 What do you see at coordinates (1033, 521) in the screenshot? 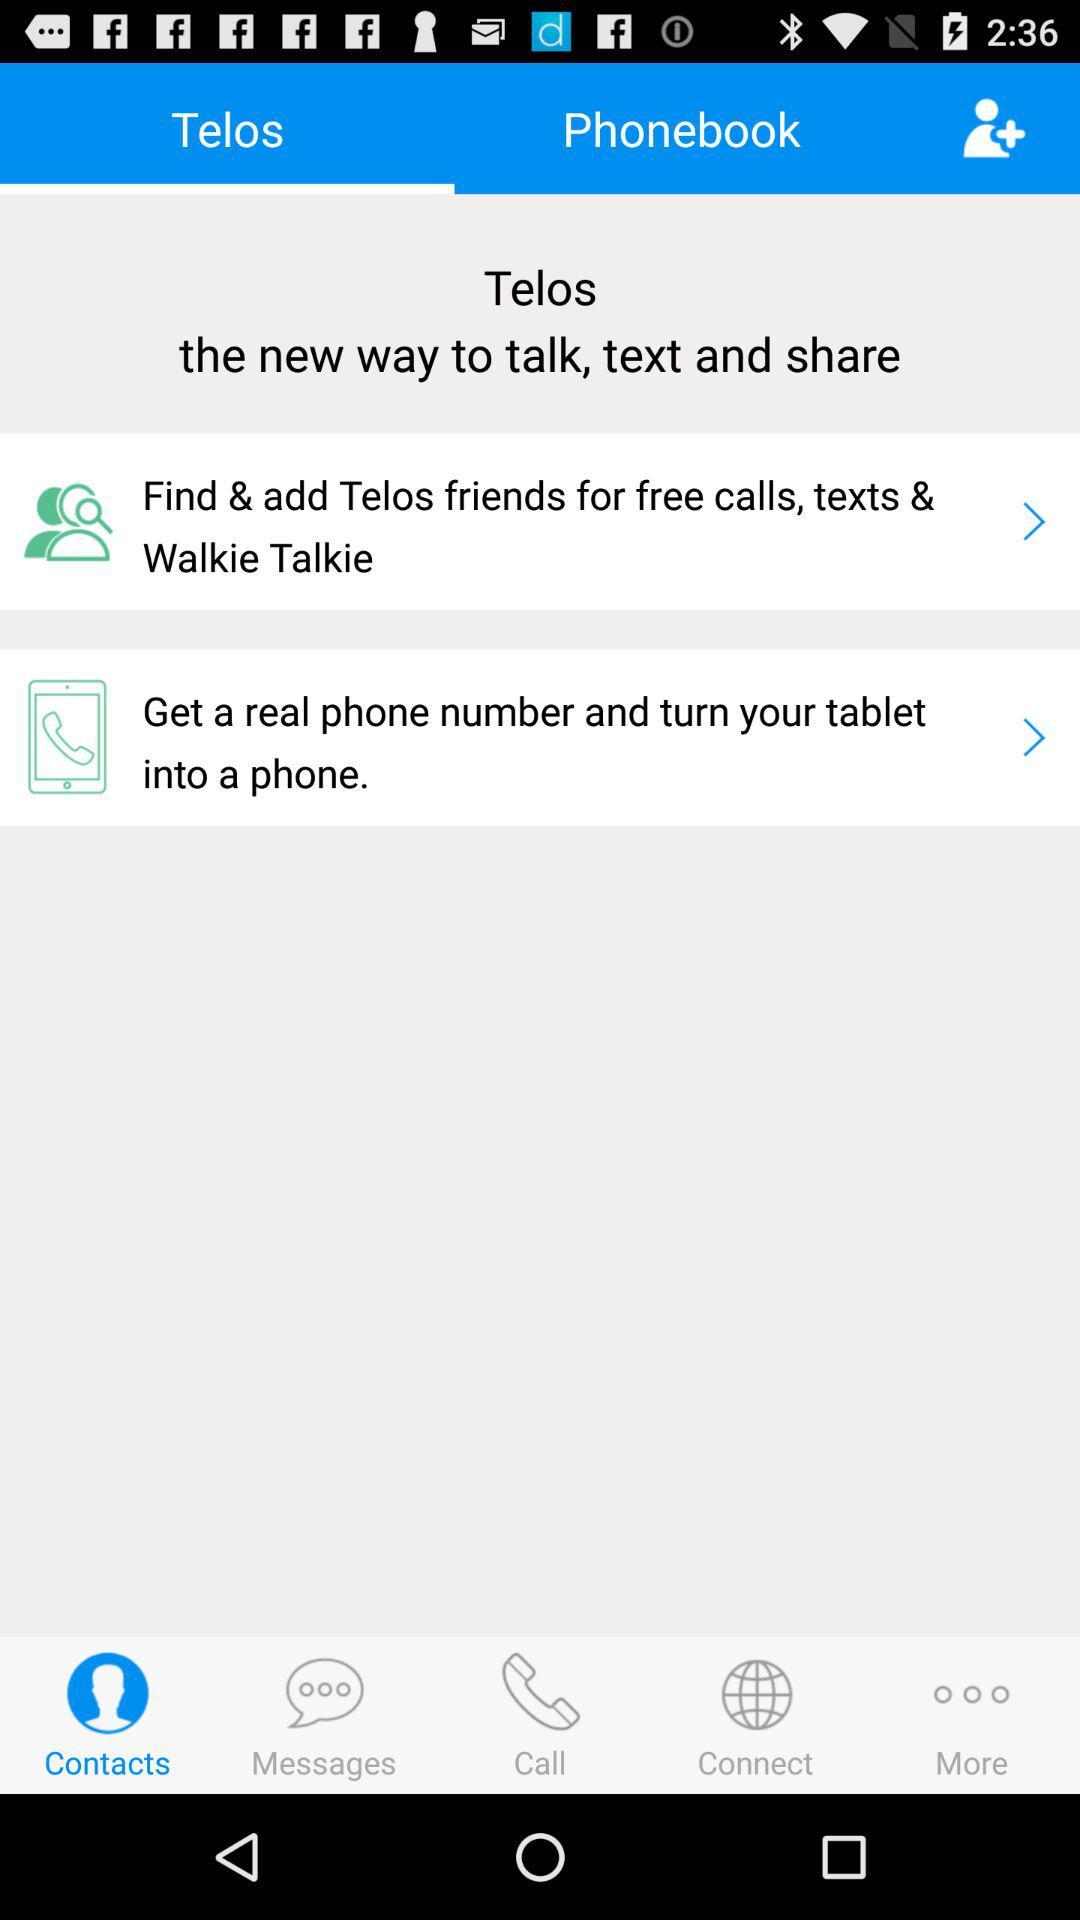
I see `icon to the right of the find add telos item` at bounding box center [1033, 521].